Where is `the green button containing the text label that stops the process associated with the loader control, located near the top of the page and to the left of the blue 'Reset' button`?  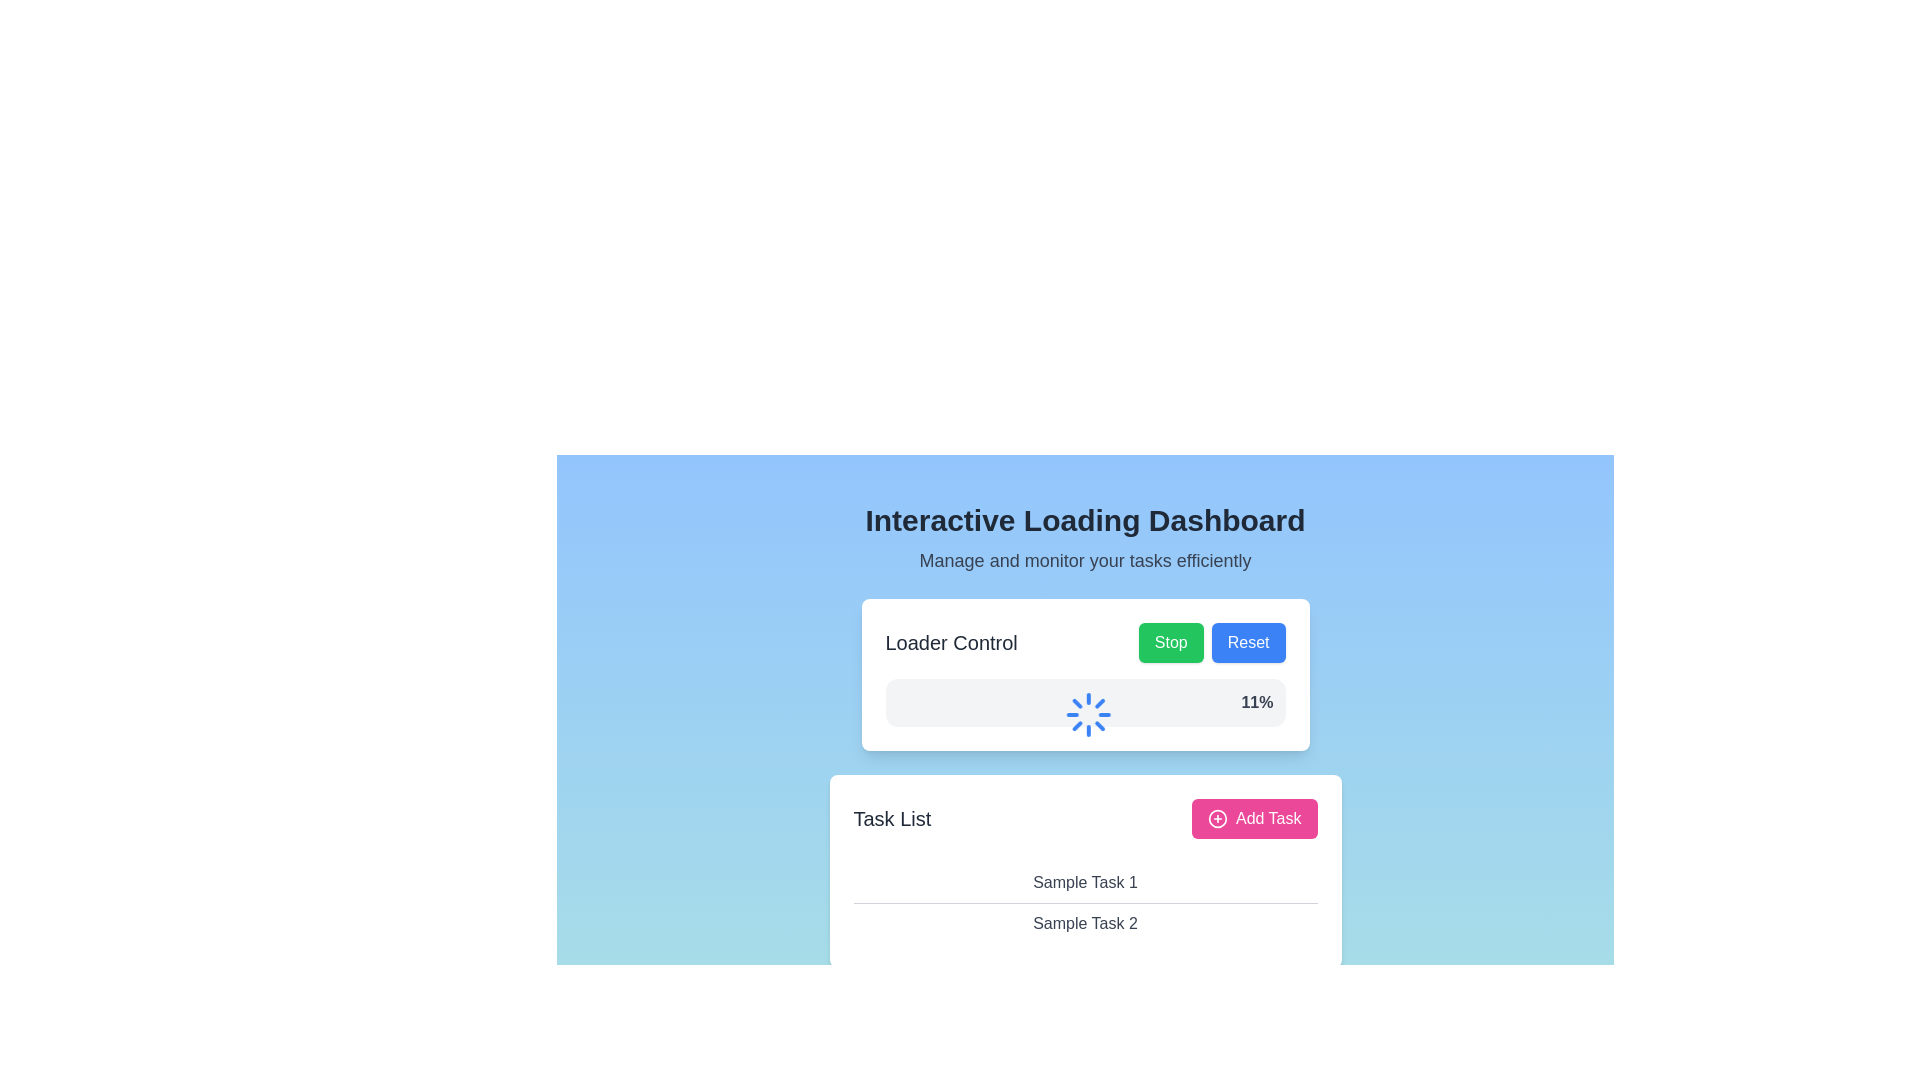
the green button containing the text label that stops the process associated with the loader control, located near the top of the page and to the left of the blue 'Reset' button is located at coordinates (1171, 642).